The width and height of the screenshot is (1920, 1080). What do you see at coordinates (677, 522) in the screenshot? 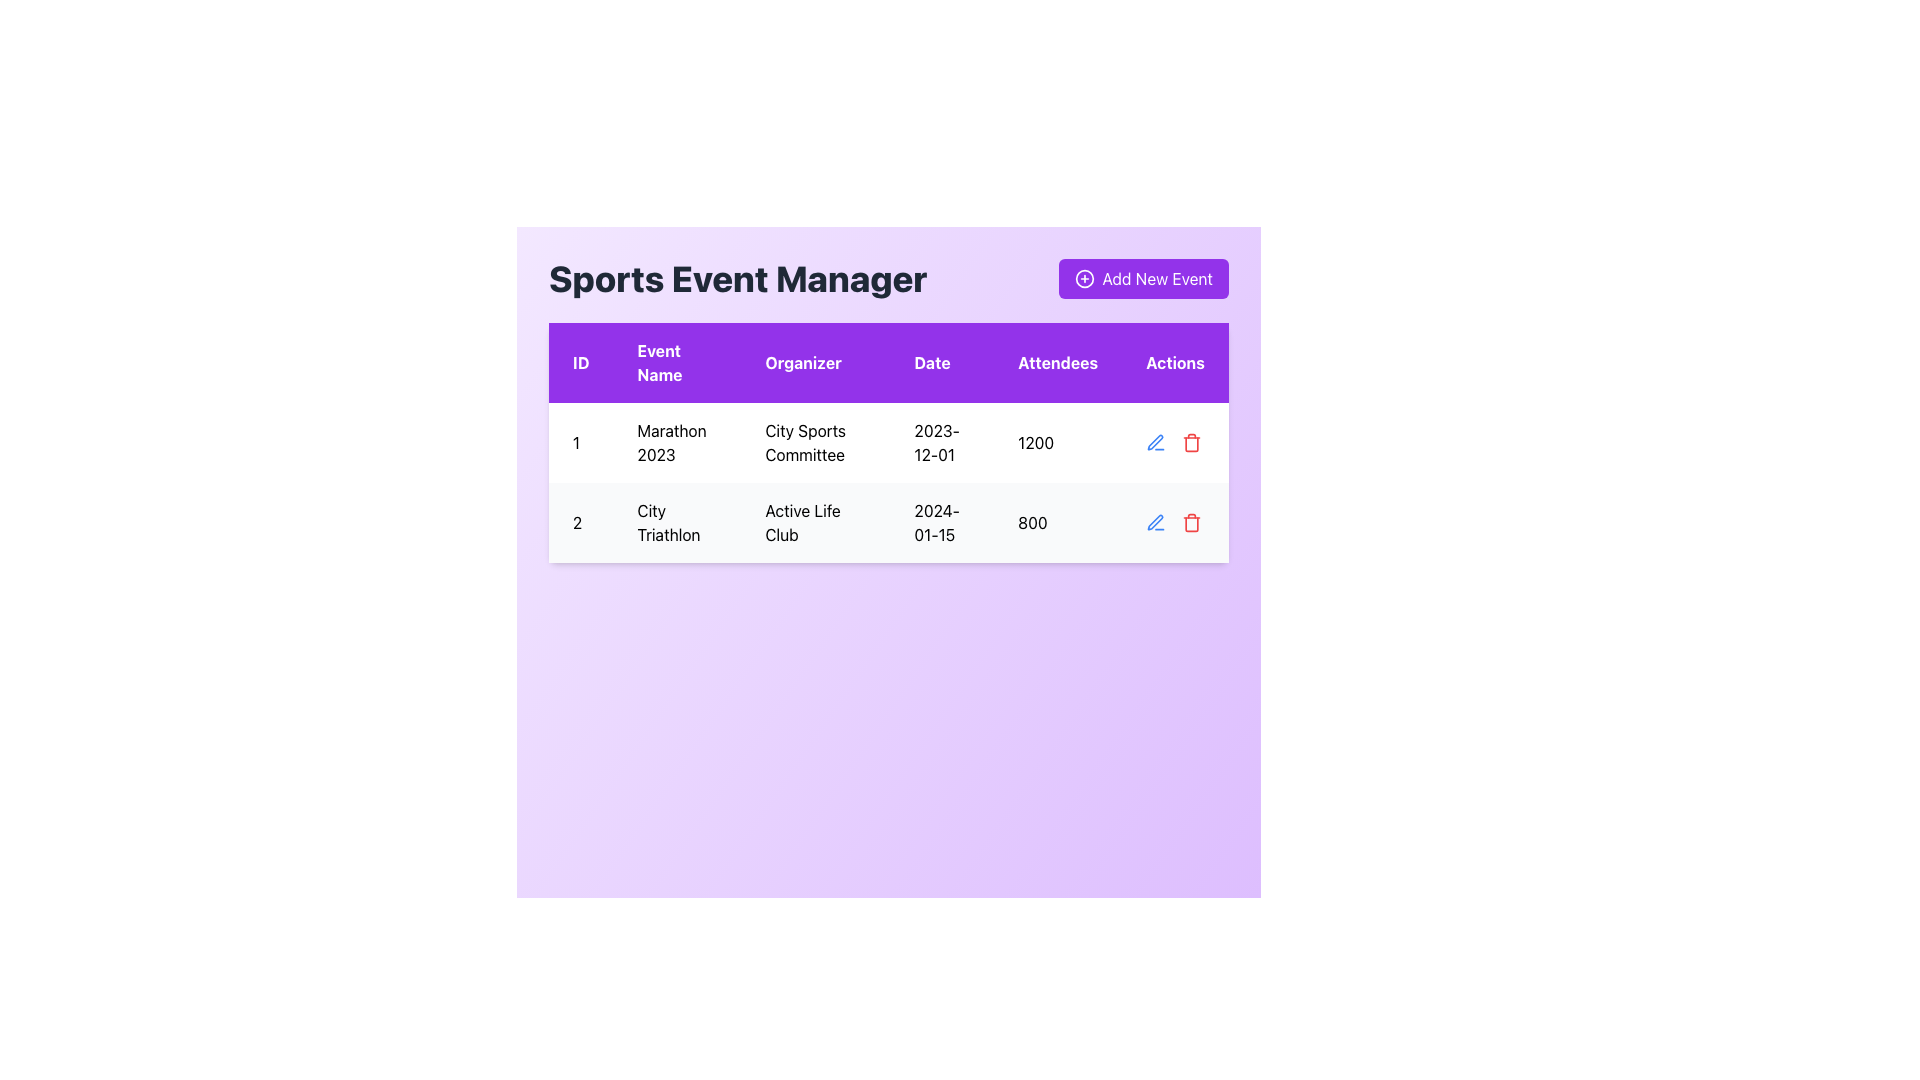
I see `the static text element displaying 'City Triathlon', which is located in the second row of the table under the 'Event Name' column` at bounding box center [677, 522].